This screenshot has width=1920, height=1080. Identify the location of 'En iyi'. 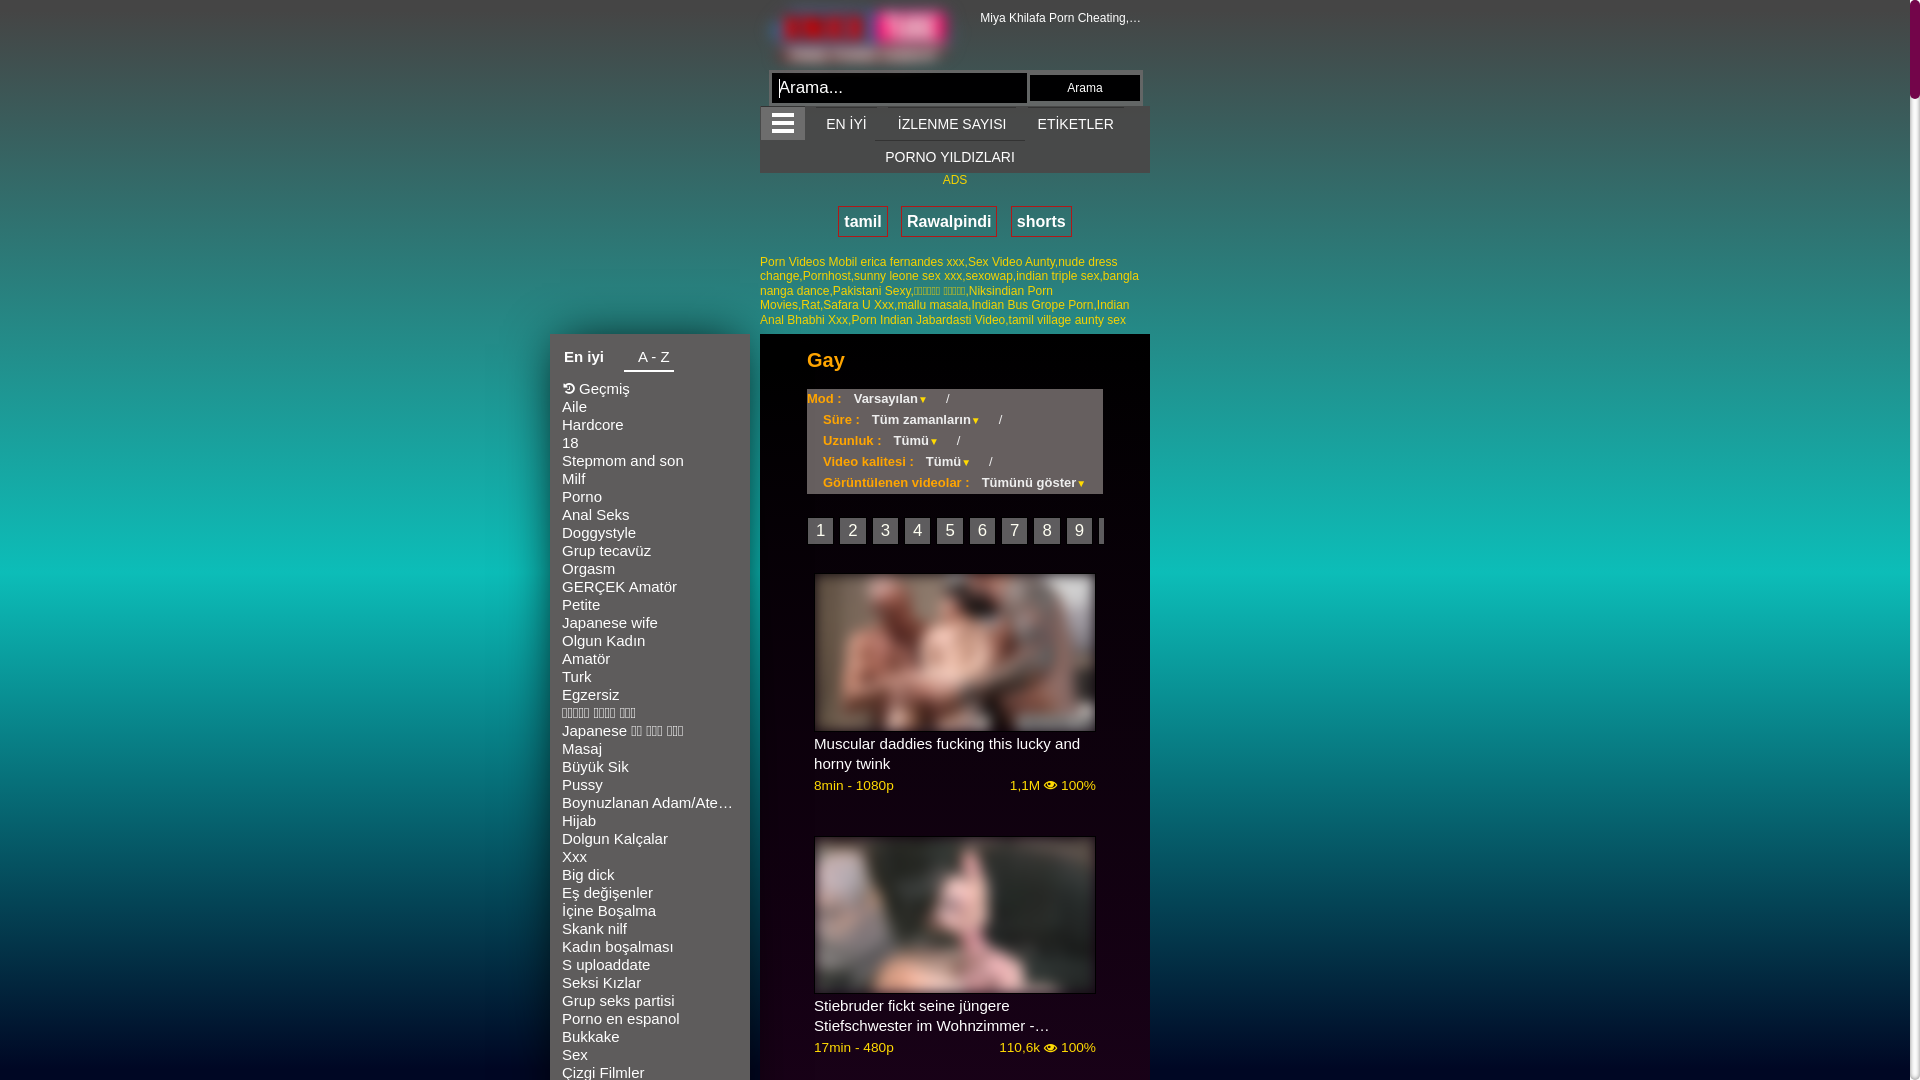
(583, 357).